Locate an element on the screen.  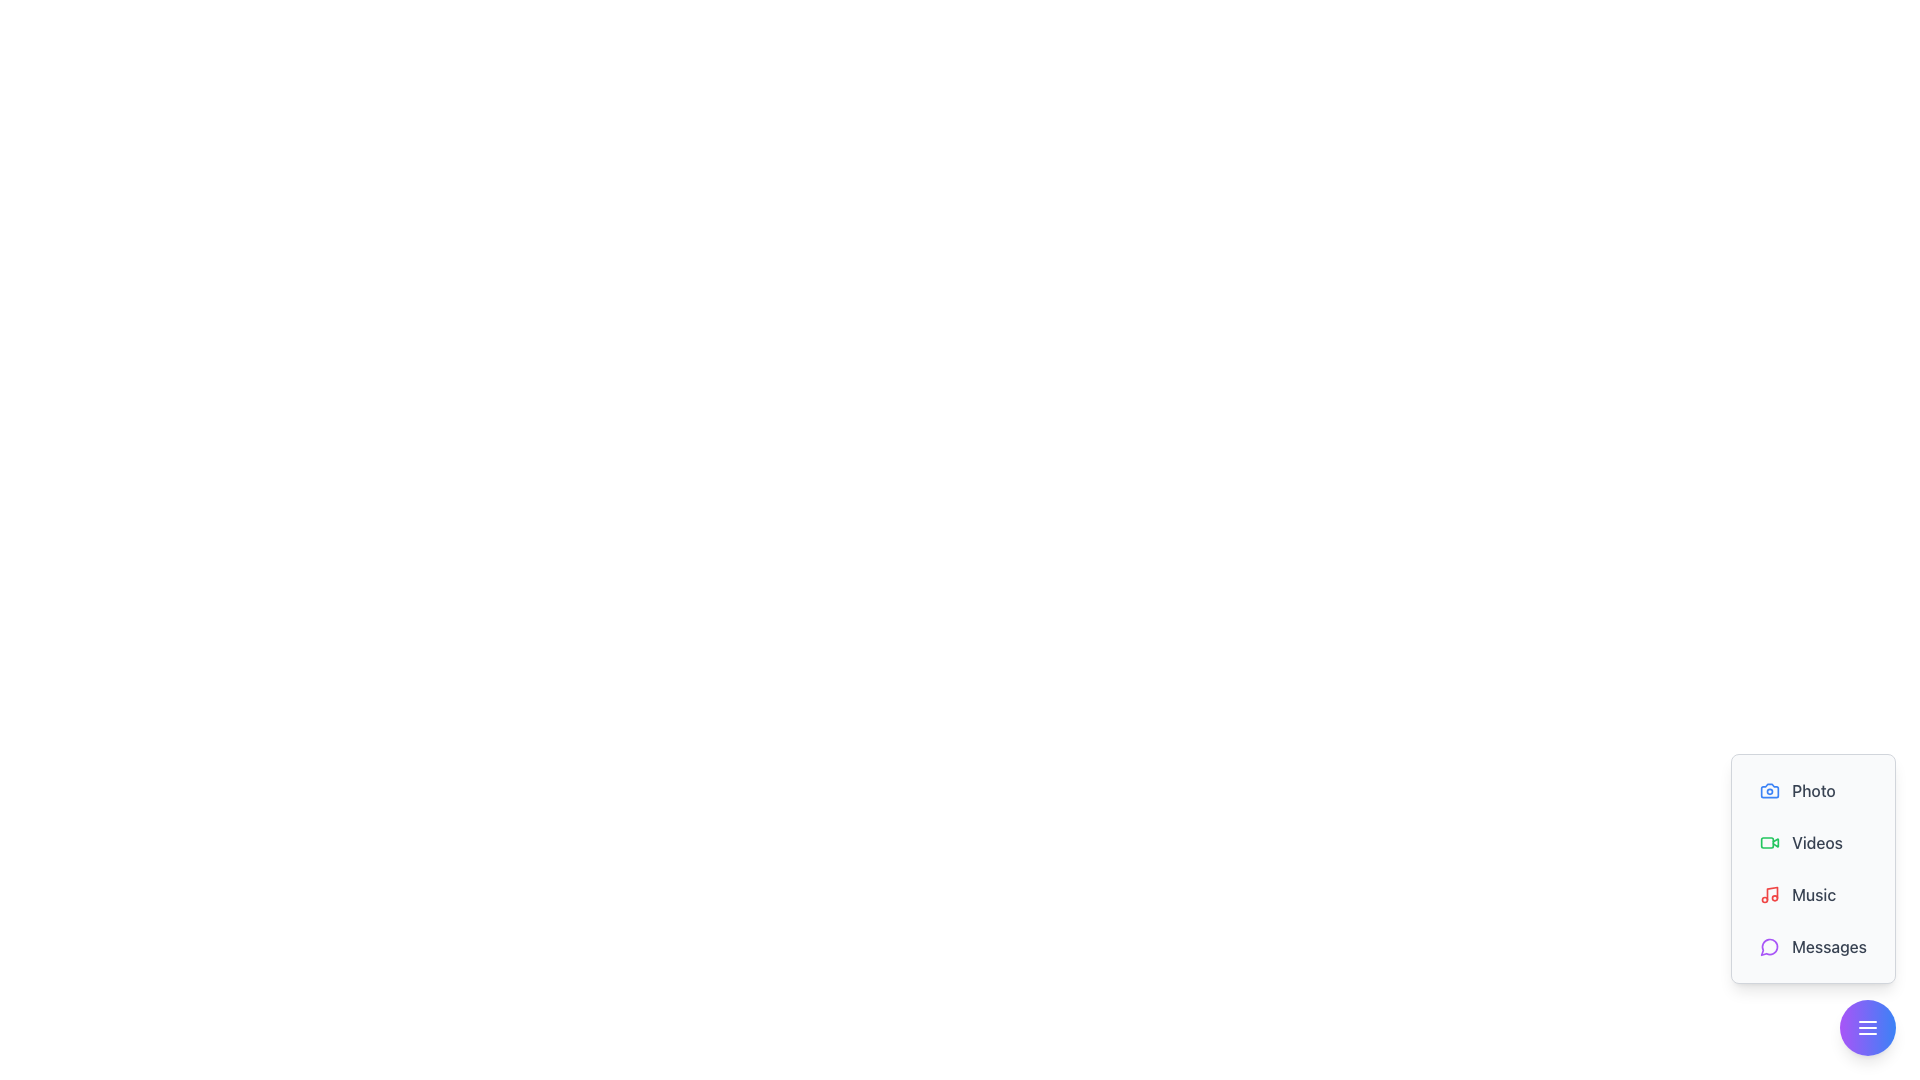
the red music icon in the 'Music' menu, which is the leftmost icon in the vertical list of options including 'Photo' and 'Videos' is located at coordinates (1770, 893).